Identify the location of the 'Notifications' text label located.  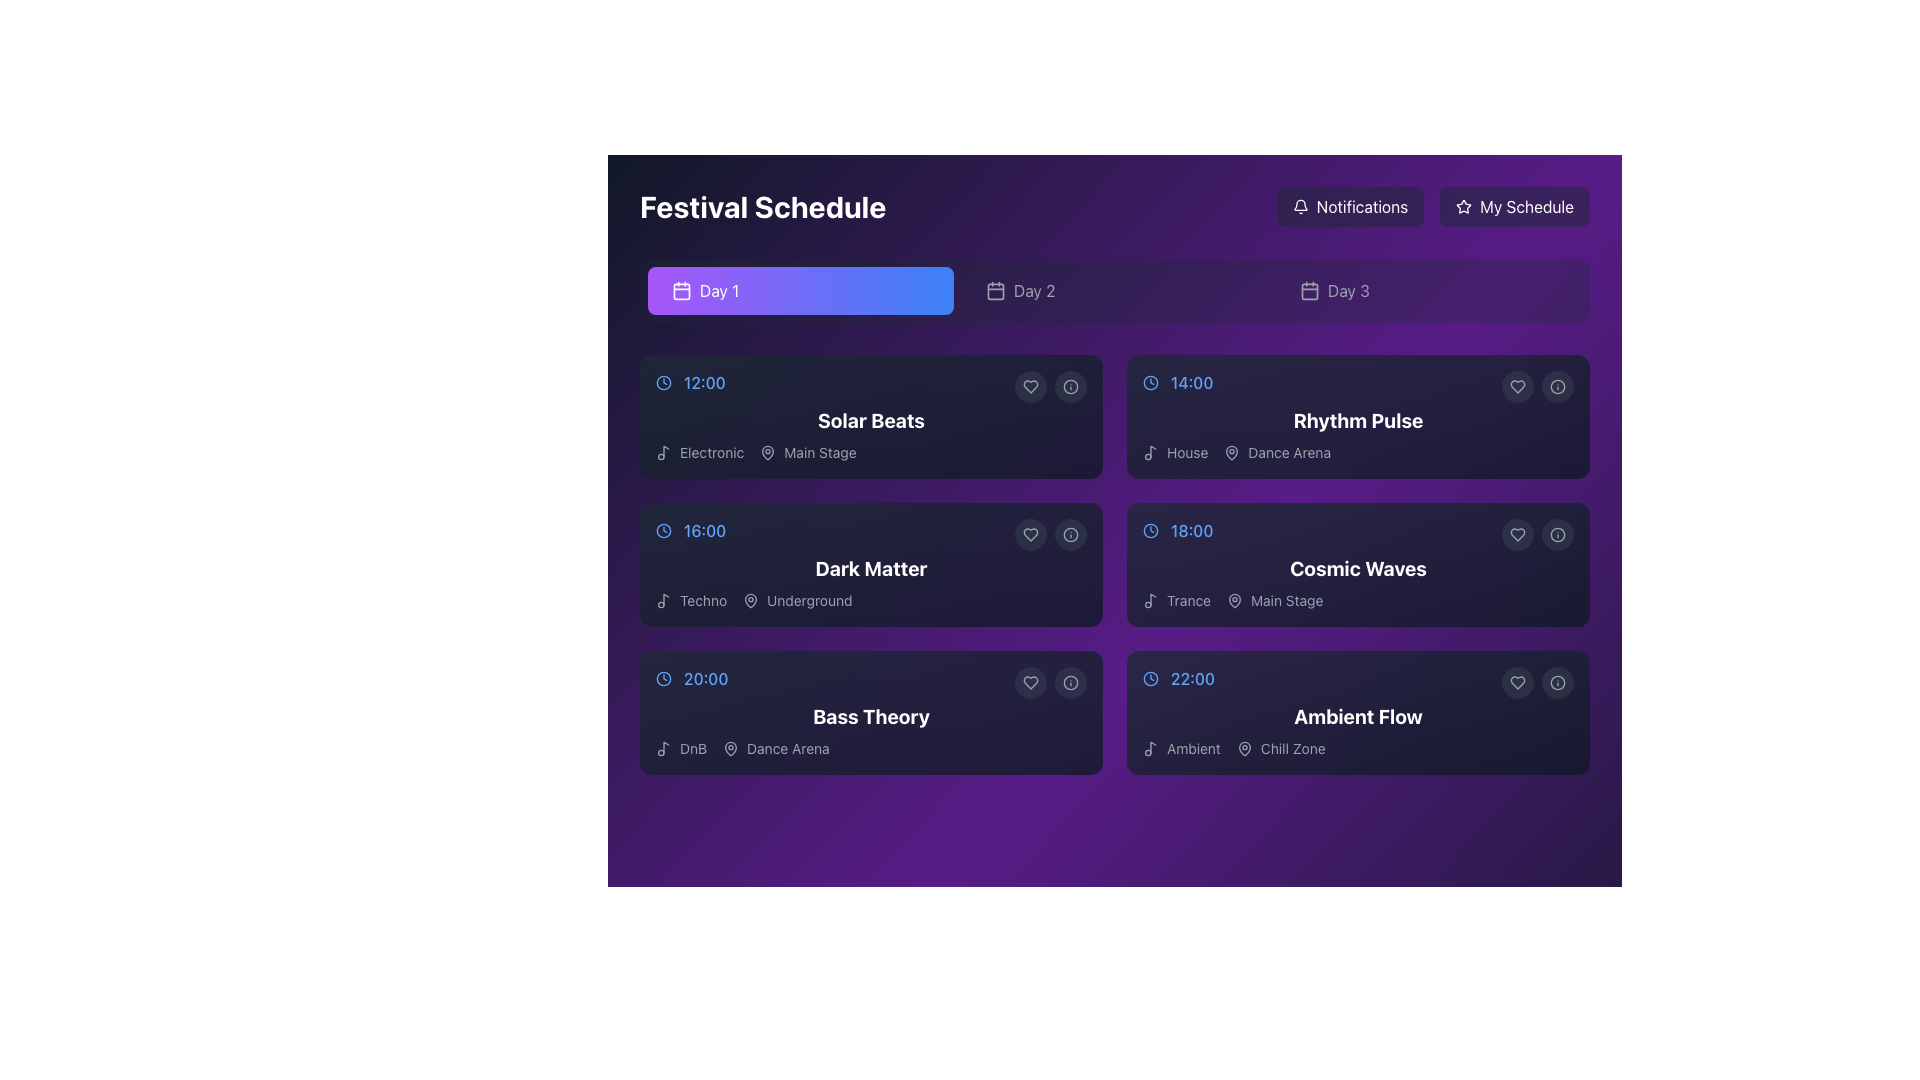
(1361, 207).